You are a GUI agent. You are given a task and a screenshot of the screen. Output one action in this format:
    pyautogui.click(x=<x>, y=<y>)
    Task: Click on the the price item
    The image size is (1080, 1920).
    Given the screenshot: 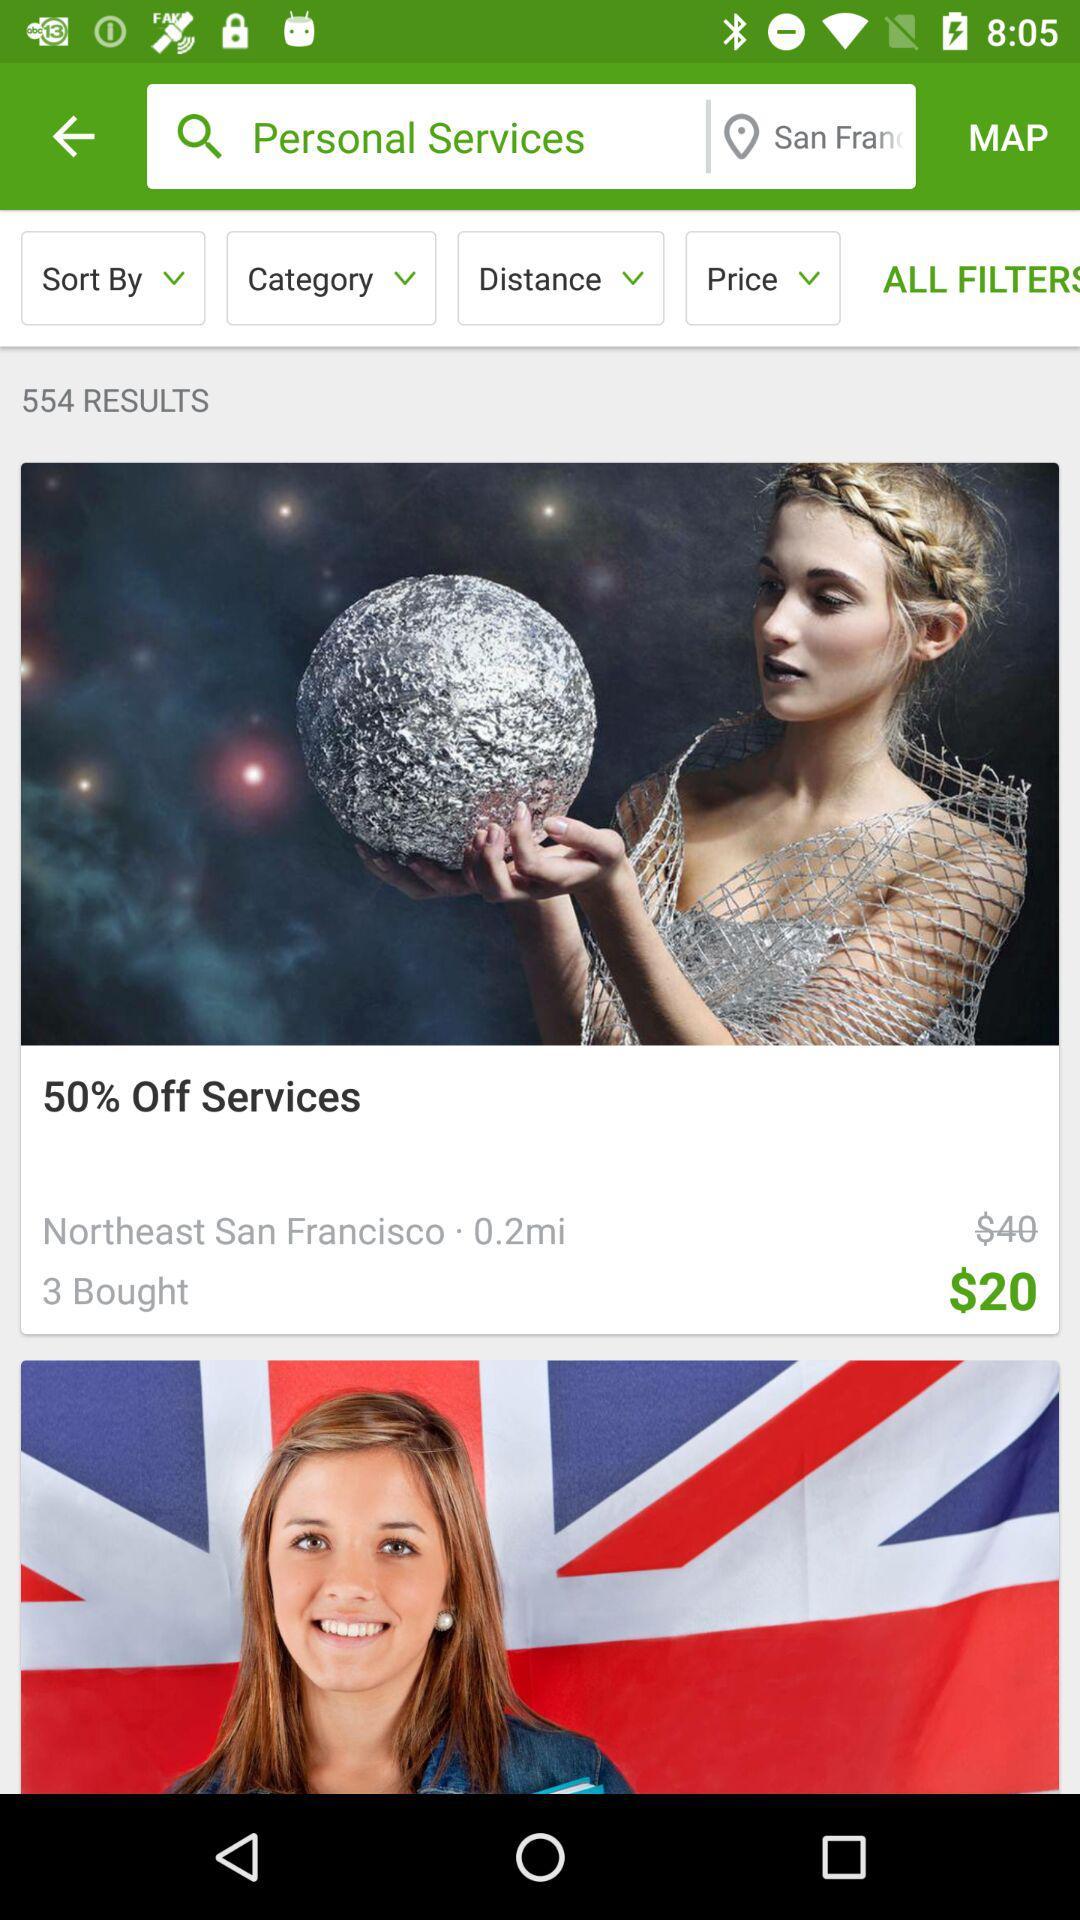 What is the action you would take?
    pyautogui.click(x=763, y=277)
    